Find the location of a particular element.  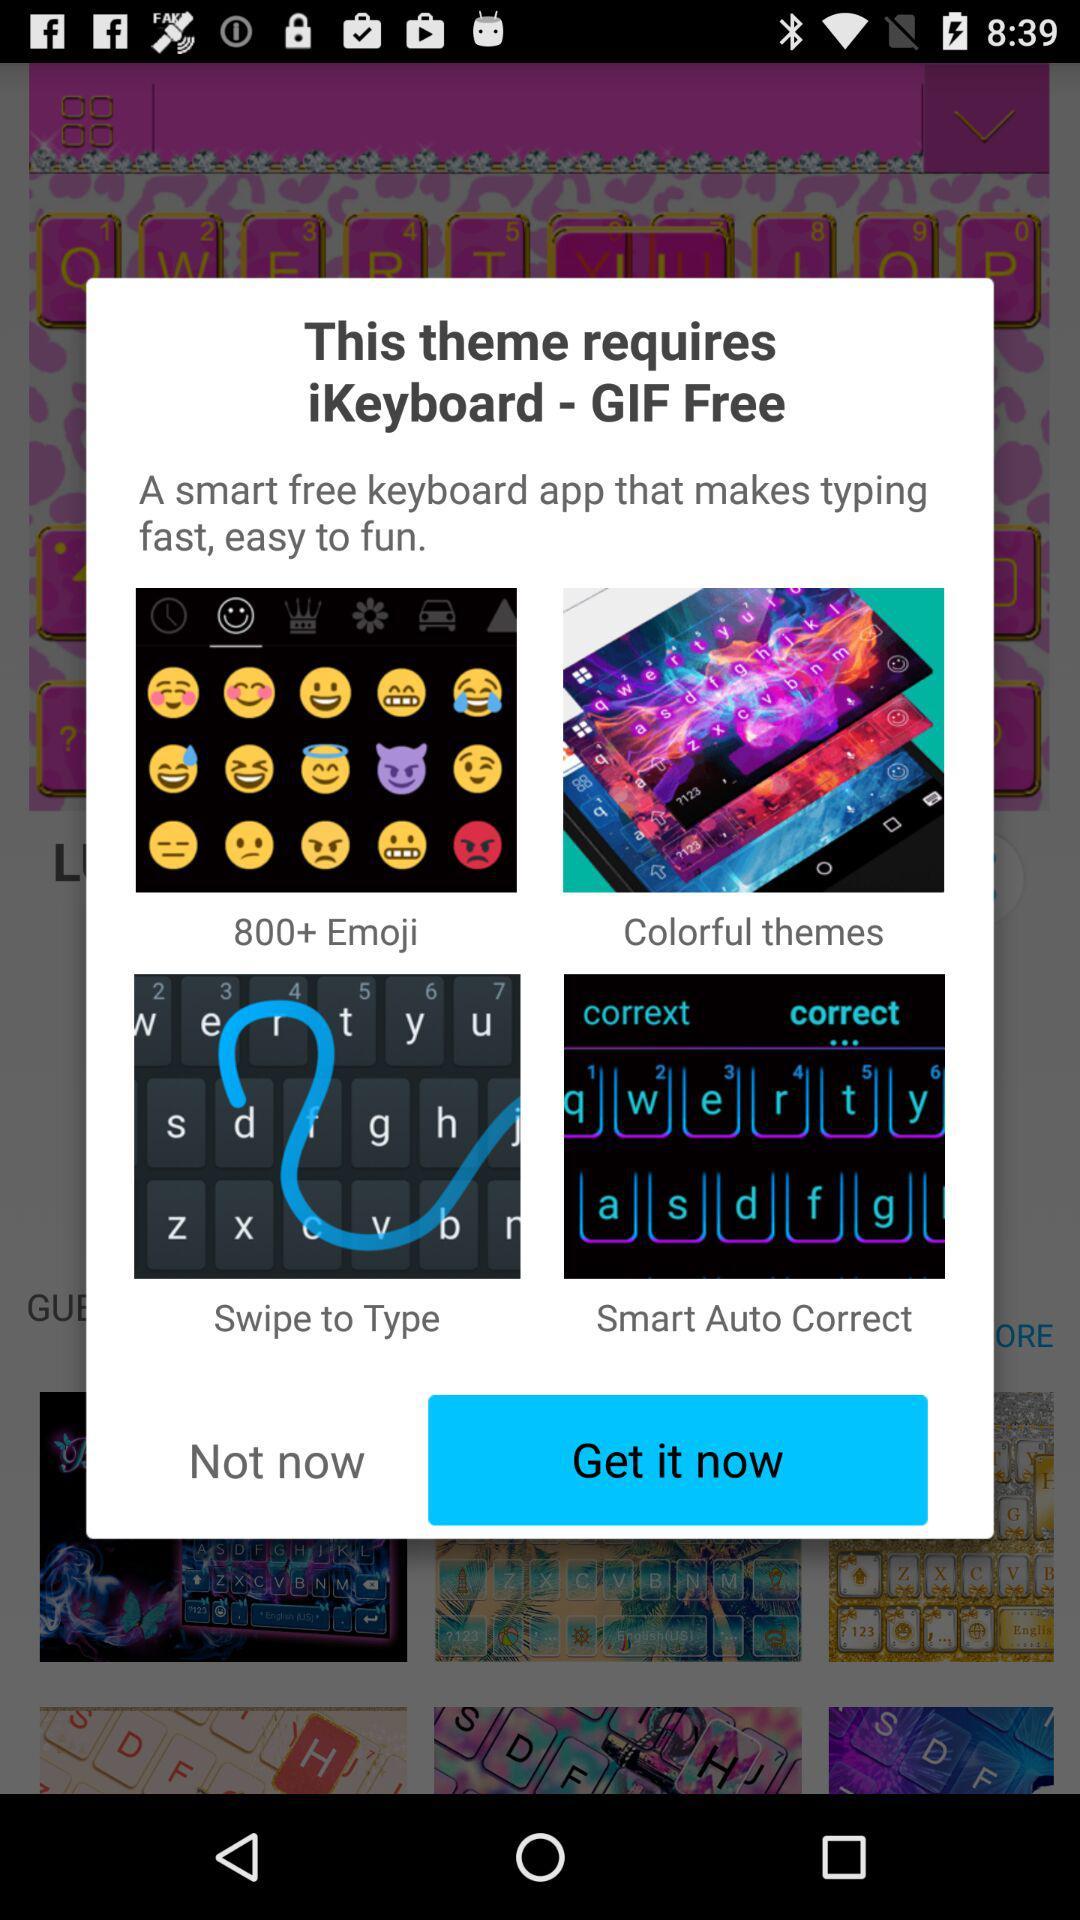

the not now button is located at coordinates (276, 1460).